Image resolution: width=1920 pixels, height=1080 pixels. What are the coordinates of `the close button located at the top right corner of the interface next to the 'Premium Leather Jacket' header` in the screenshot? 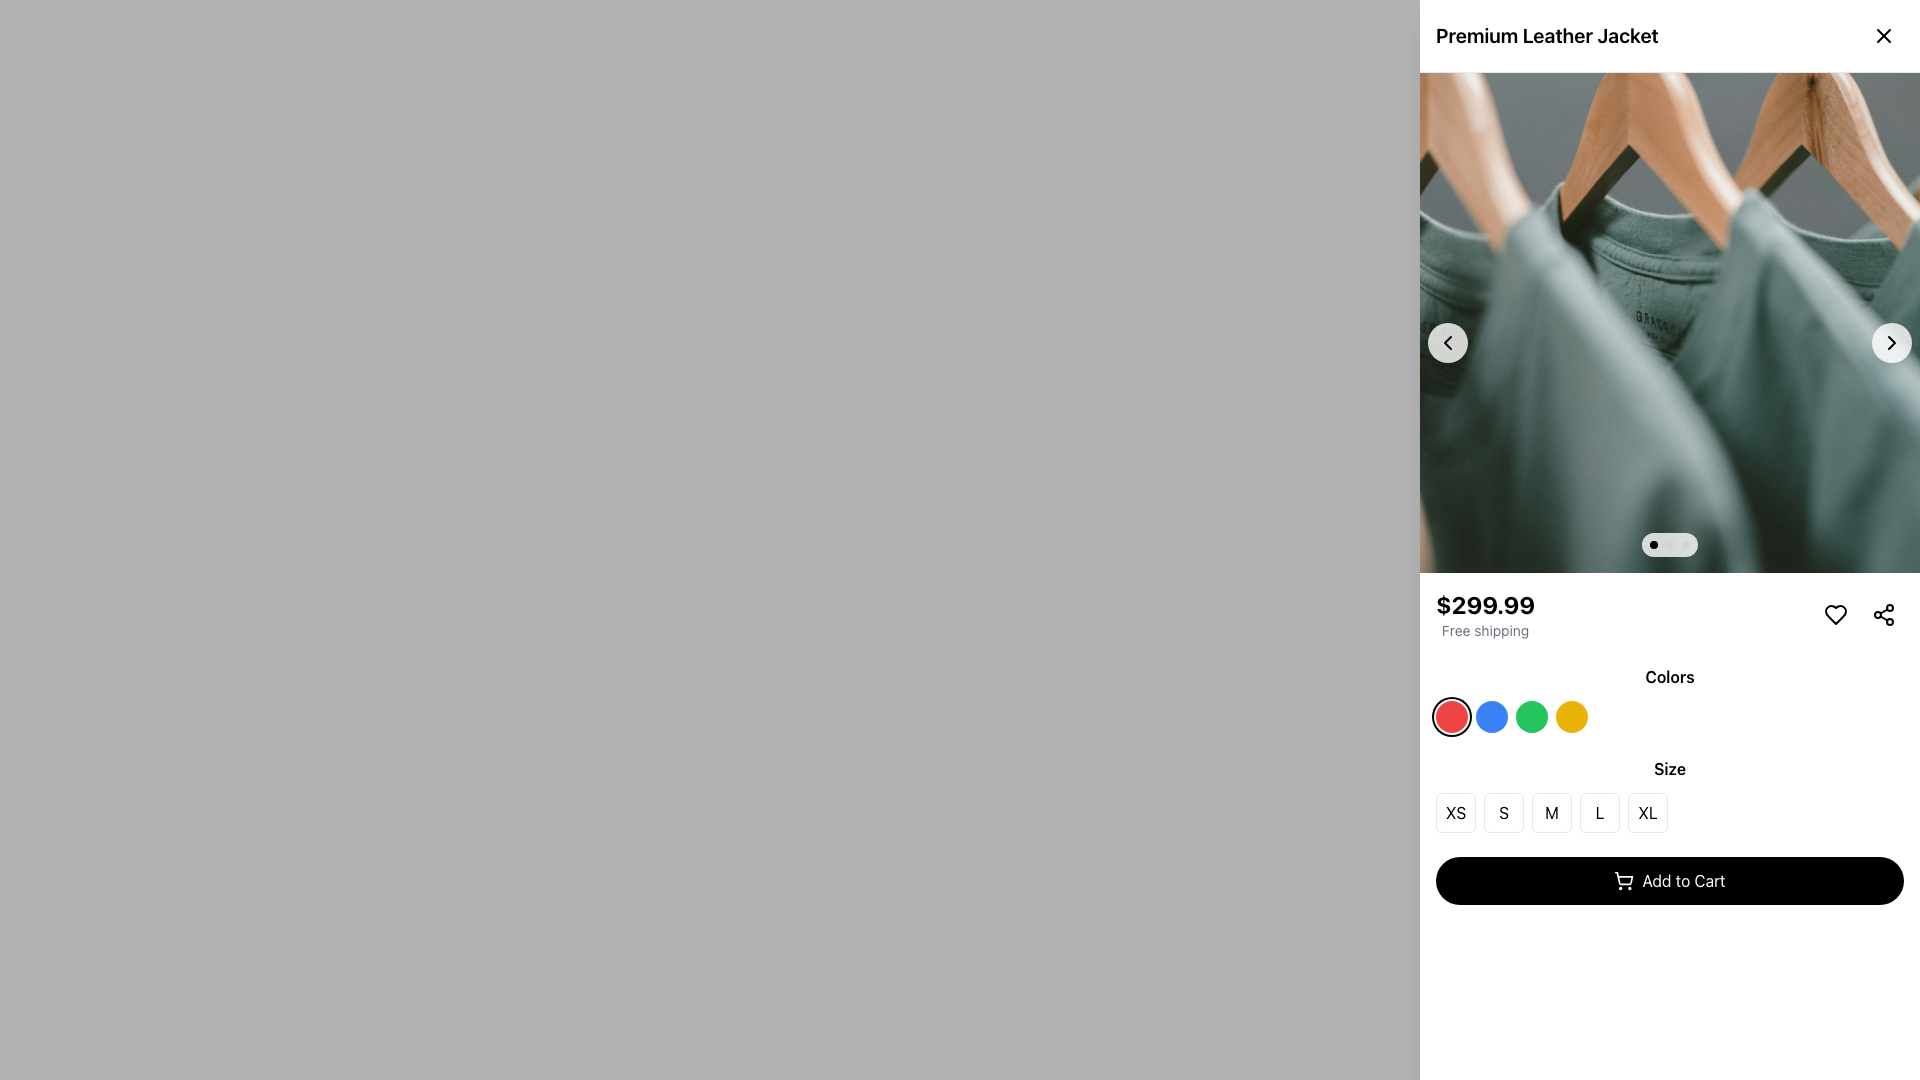 It's located at (1882, 35).